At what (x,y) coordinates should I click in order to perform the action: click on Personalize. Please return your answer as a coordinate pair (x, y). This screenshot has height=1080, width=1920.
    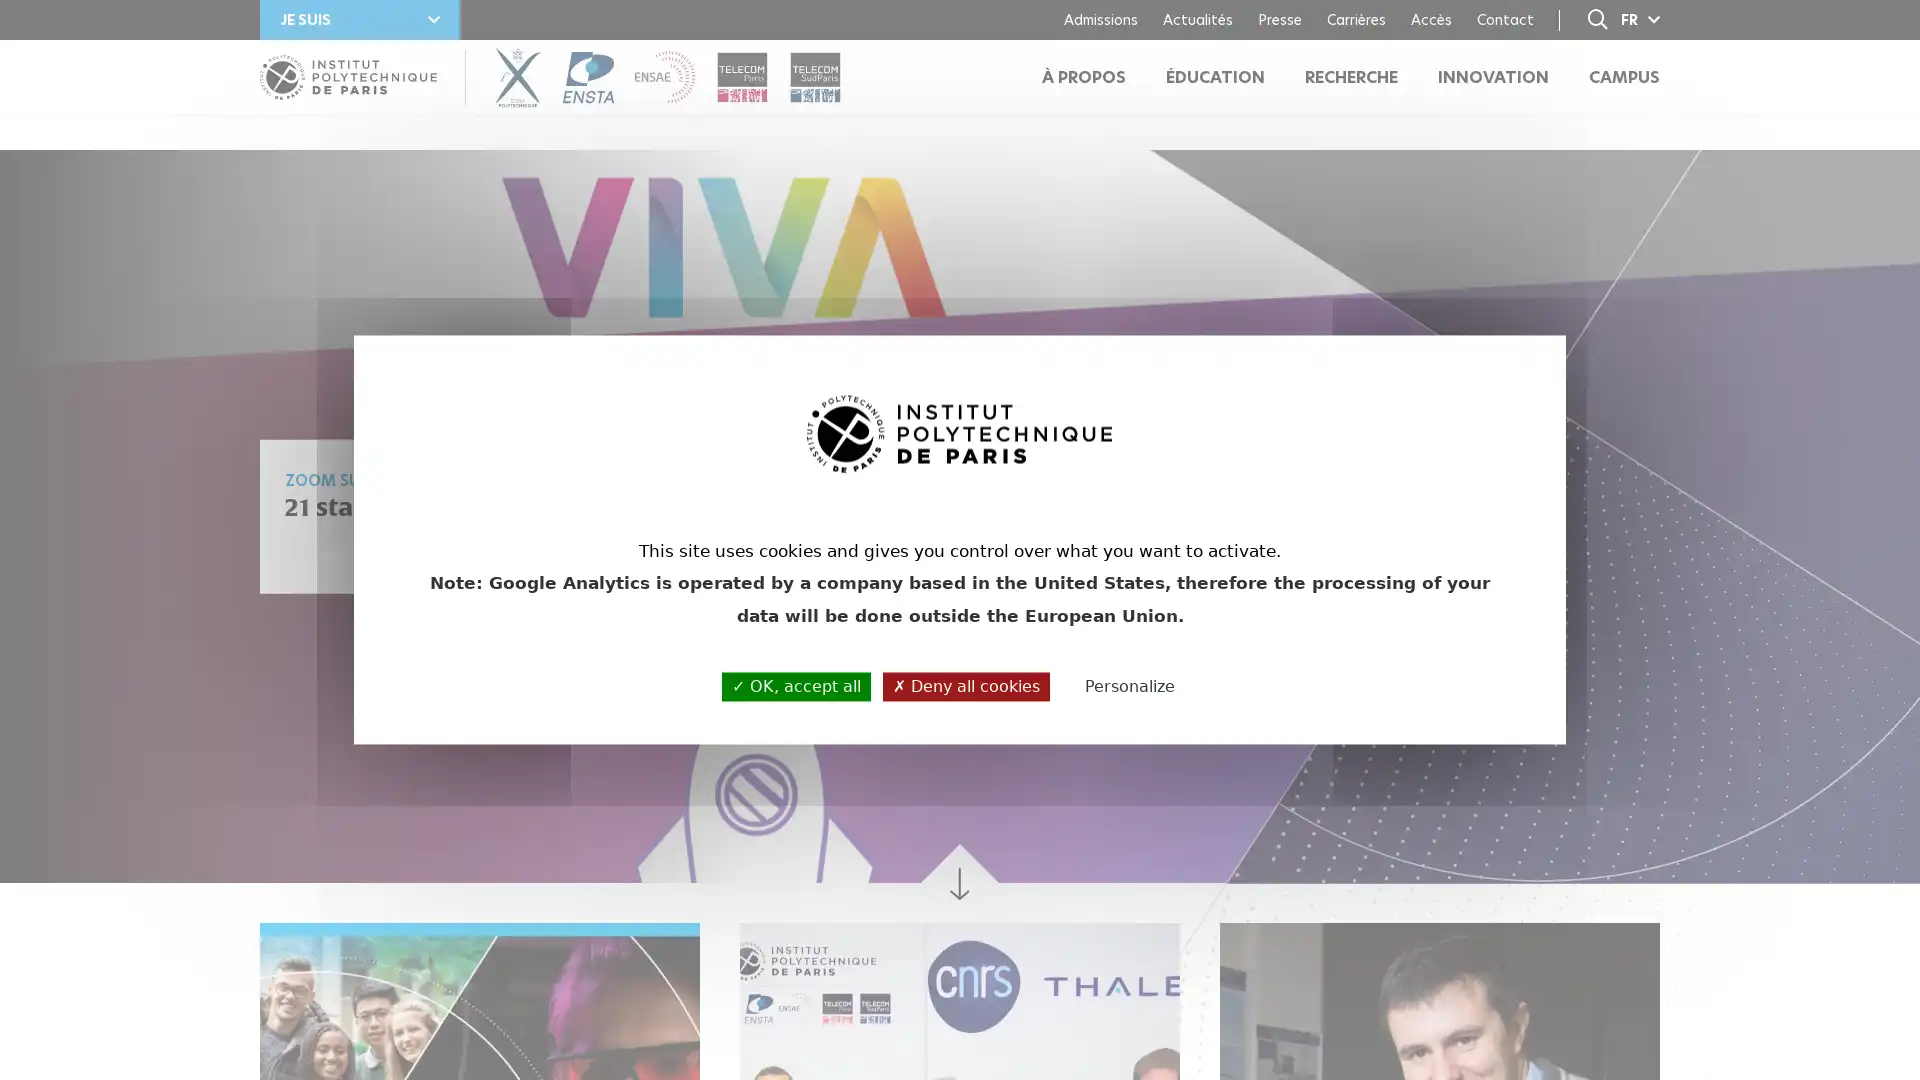
    Looking at the image, I should click on (1129, 686).